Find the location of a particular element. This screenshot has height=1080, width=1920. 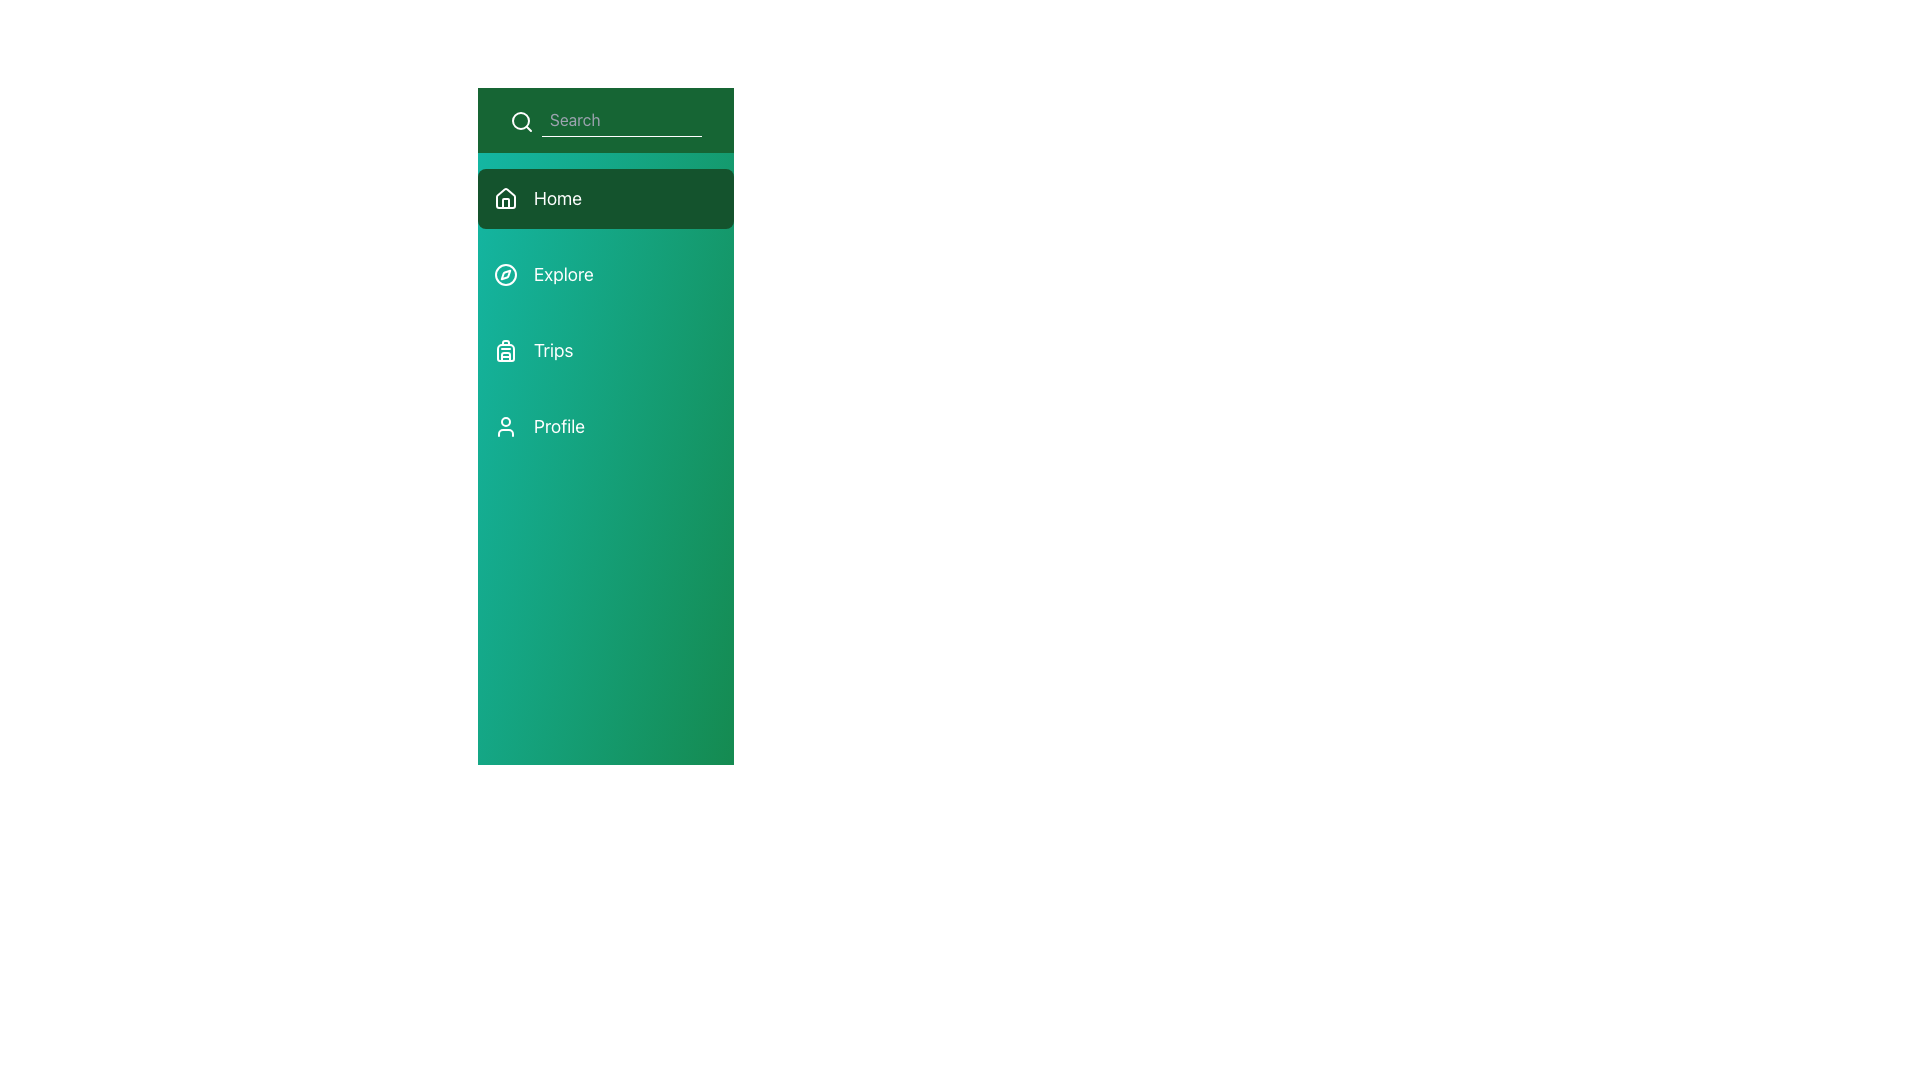

the decorative icon for the 'Trips' section located in the sidebar, third from the top, to the left of the 'Trips' label is located at coordinates (505, 352).